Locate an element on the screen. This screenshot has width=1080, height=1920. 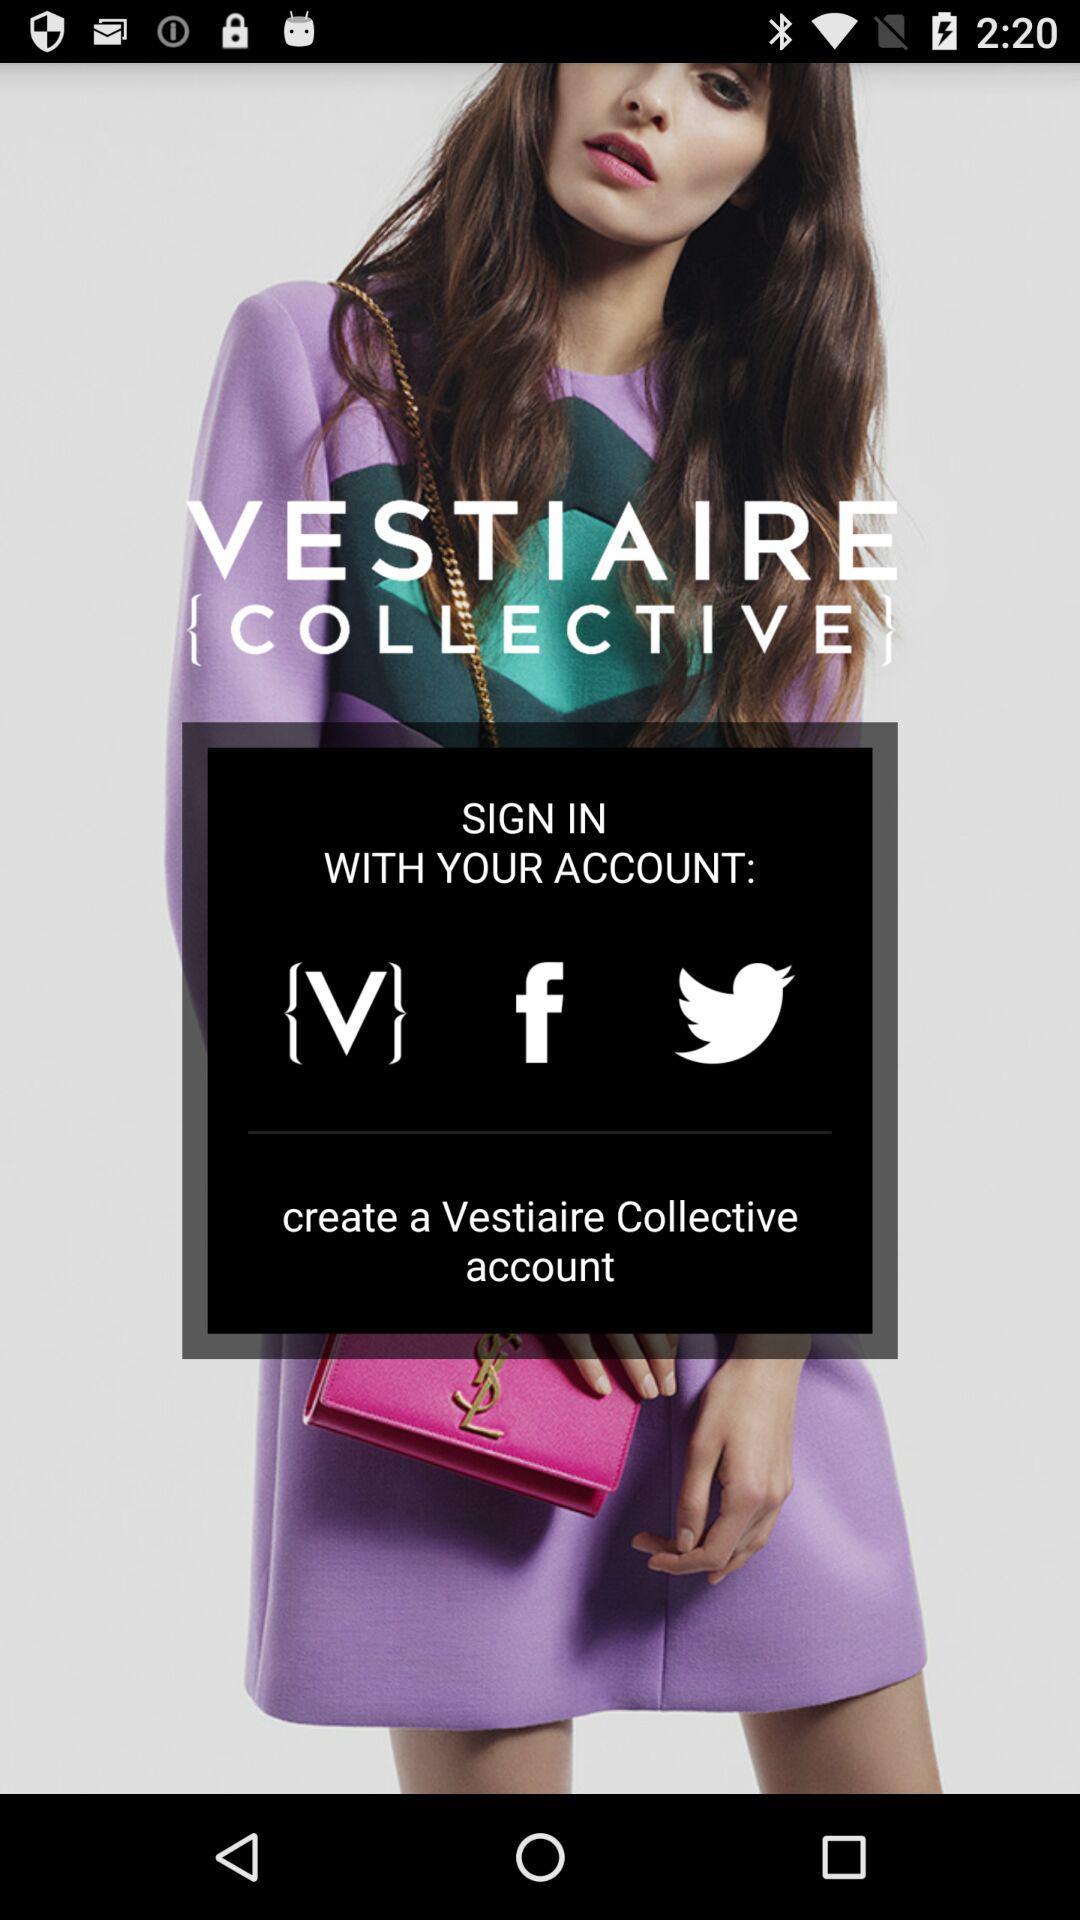
the create a vestiaire is located at coordinates (540, 1238).